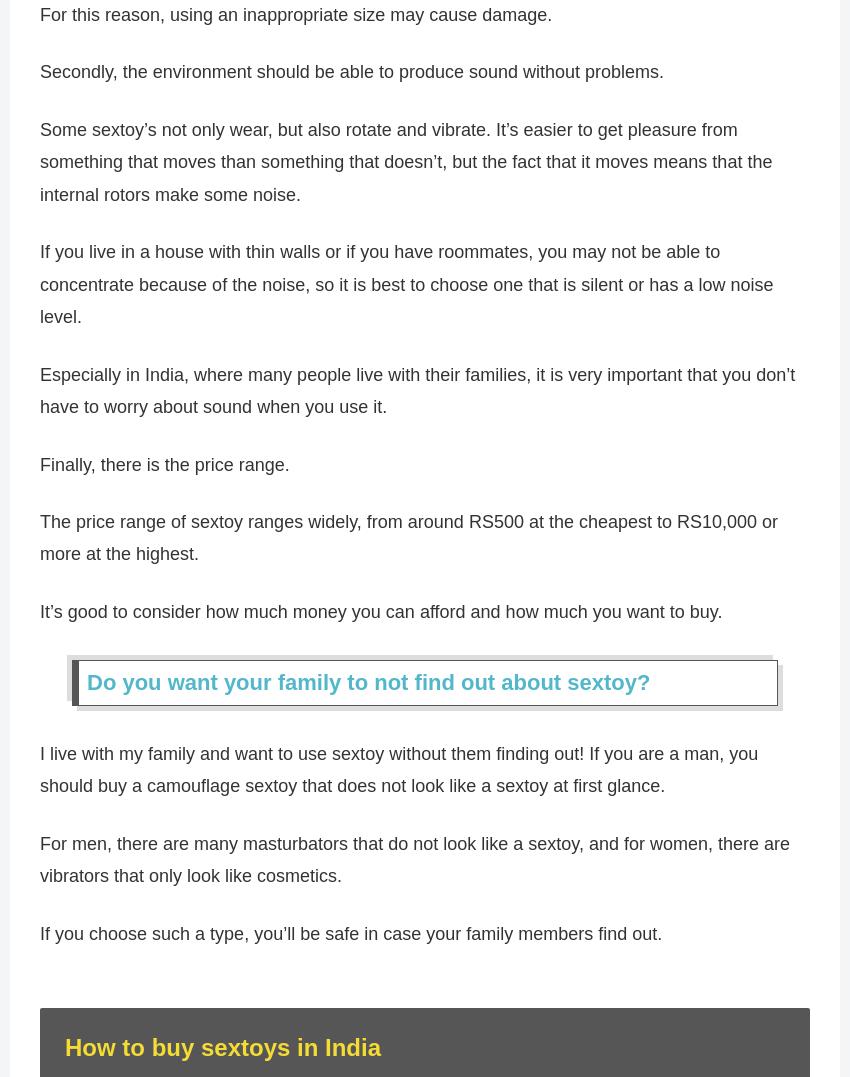 This screenshot has height=1077, width=850. I want to click on 'For men, there are many masturbators that do not look like a sextoy, and for women, there are vibrators that only look like cosmetics.', so click(414, 868).